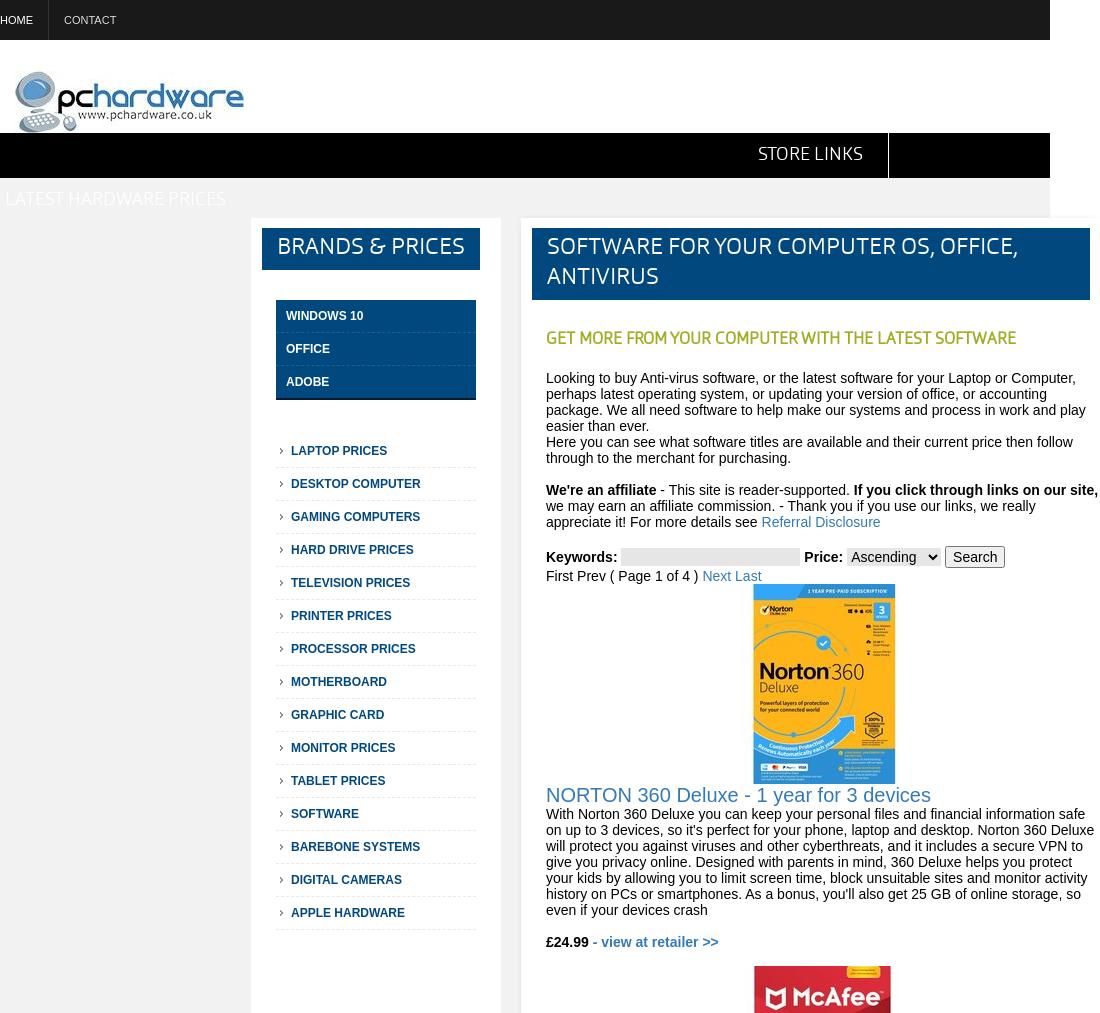  I want to click on '- view at retailer >>', so click(655, 941).